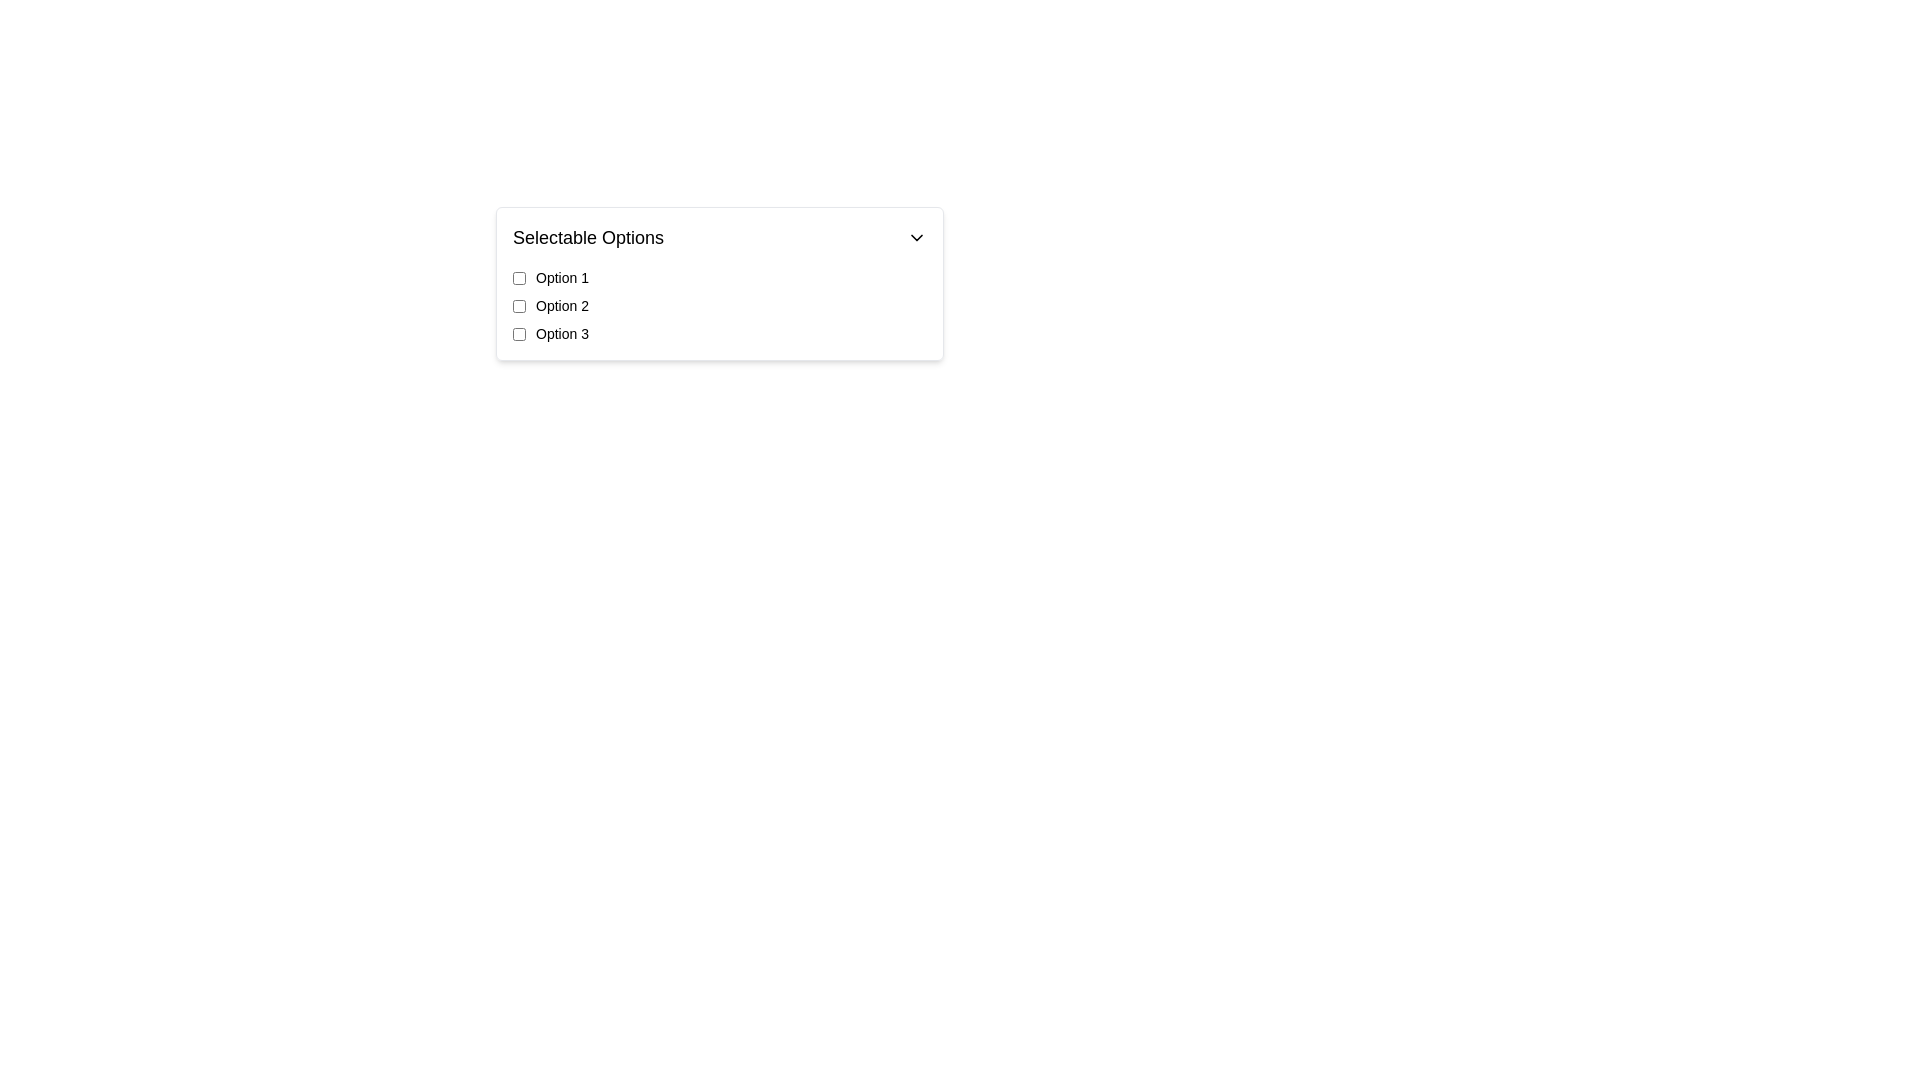 Image resolution: width=1920 pixels, height=1080 pixels. Describe the element at coordinates (561, 333) in the screenshot. I see `the text label that says 'Option 3', which is the third text label in a list of selectable options under the header 'Selectable Options'` at that location.